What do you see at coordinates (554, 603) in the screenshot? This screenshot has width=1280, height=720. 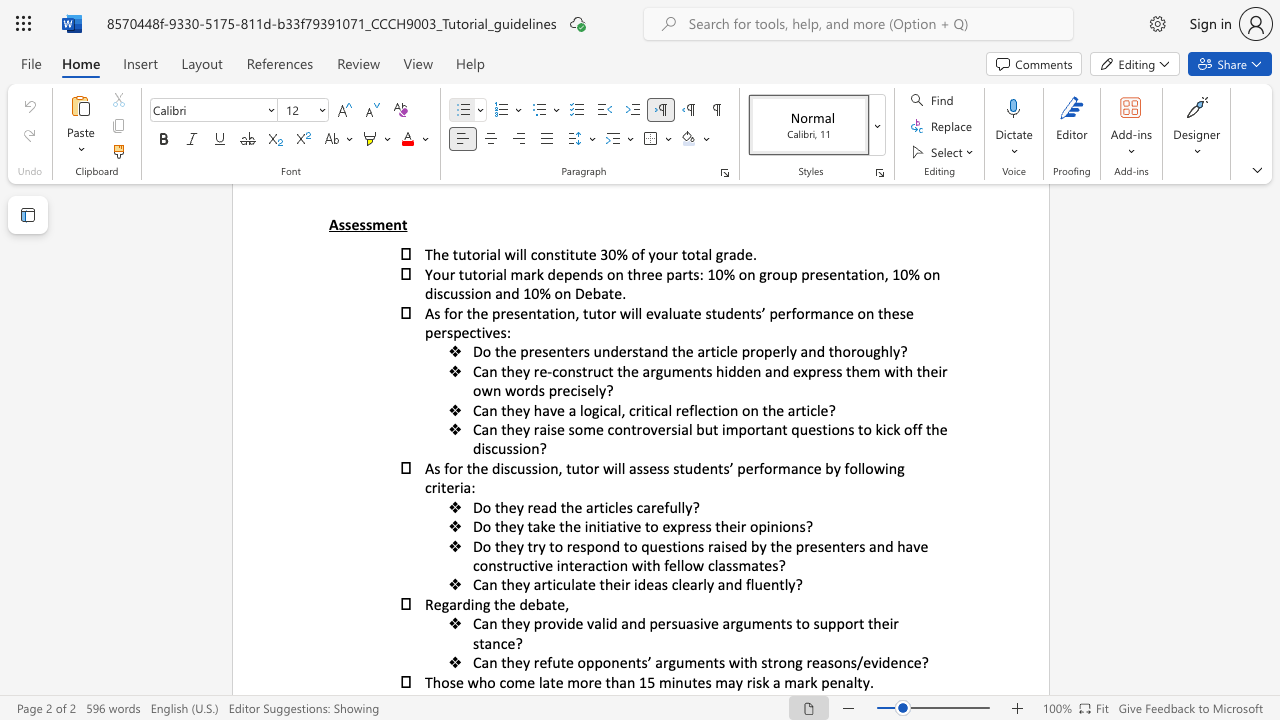 I see `the 2th character "t" in the text` at bounding box center [554, 603].